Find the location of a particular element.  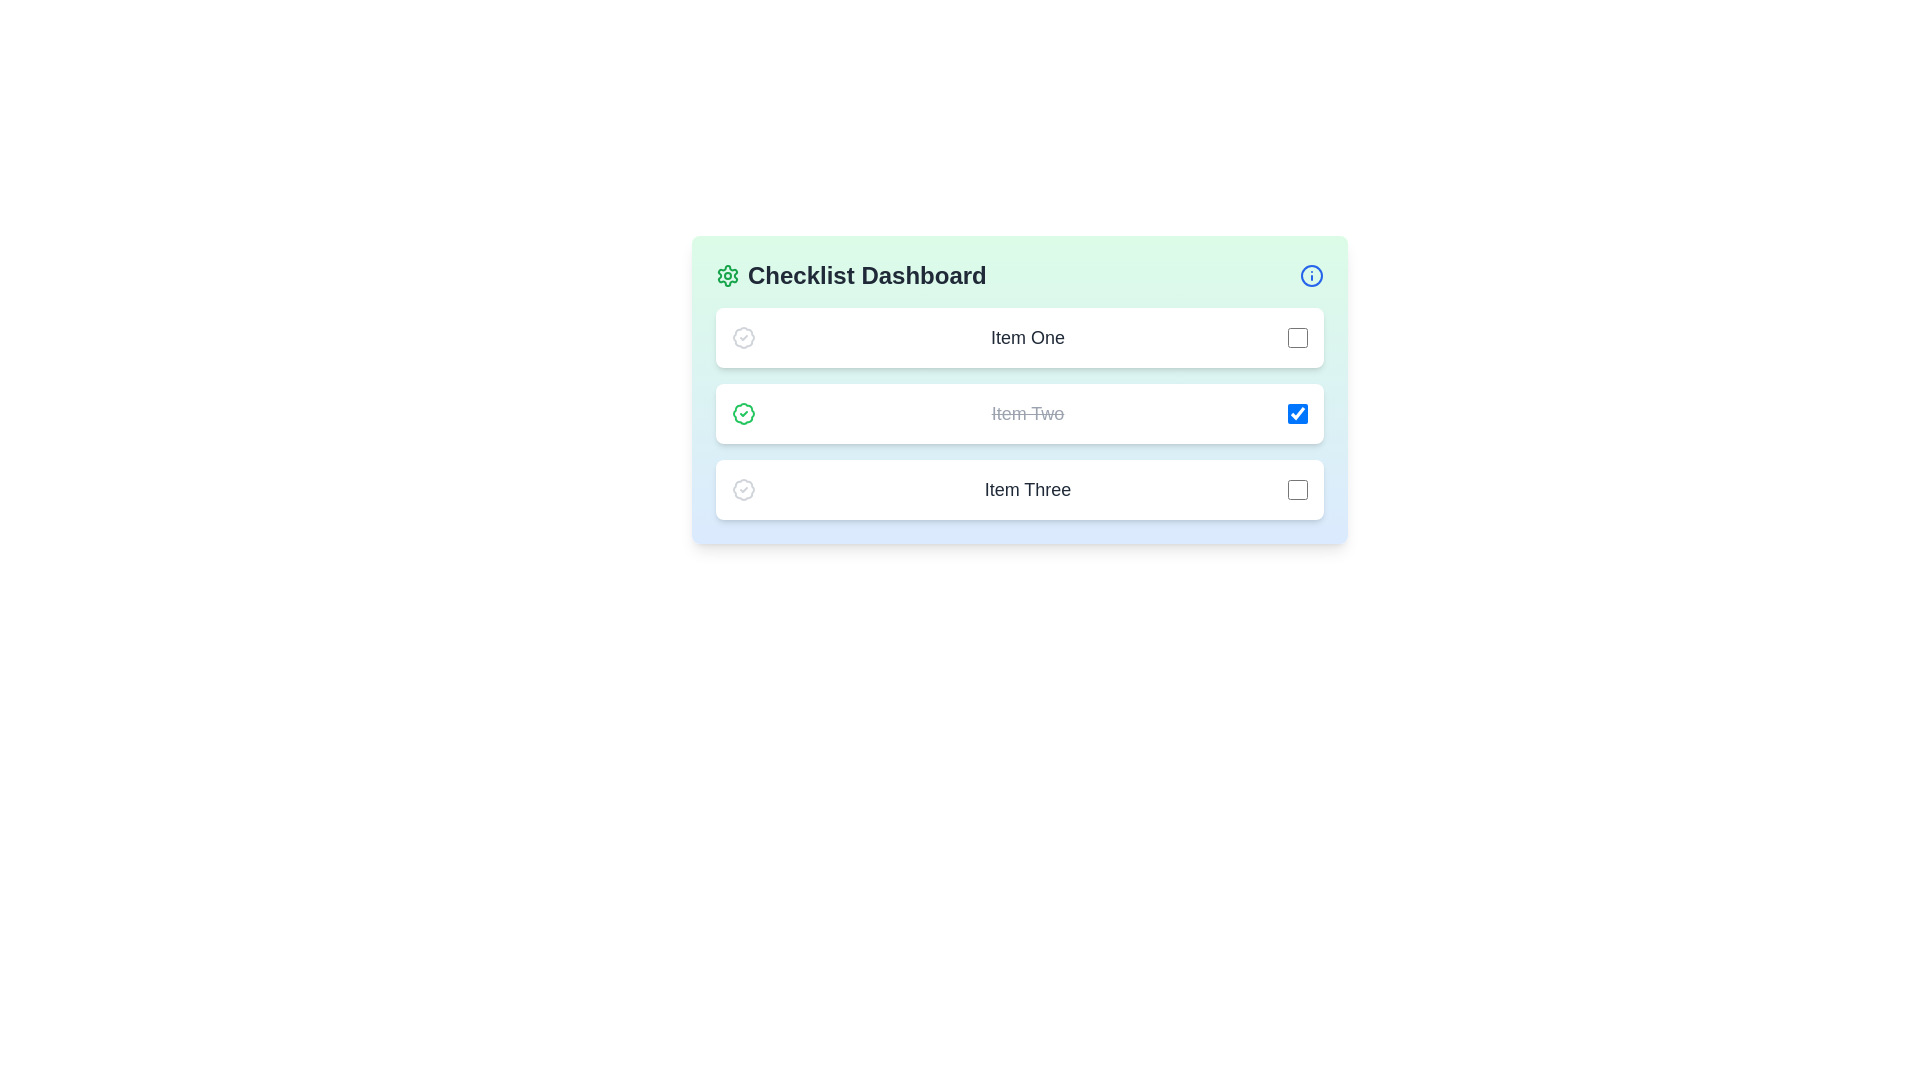

the checkbox located to the right of the text 'Item Two' in the checklist interface is located at coordinates (1297, 412).